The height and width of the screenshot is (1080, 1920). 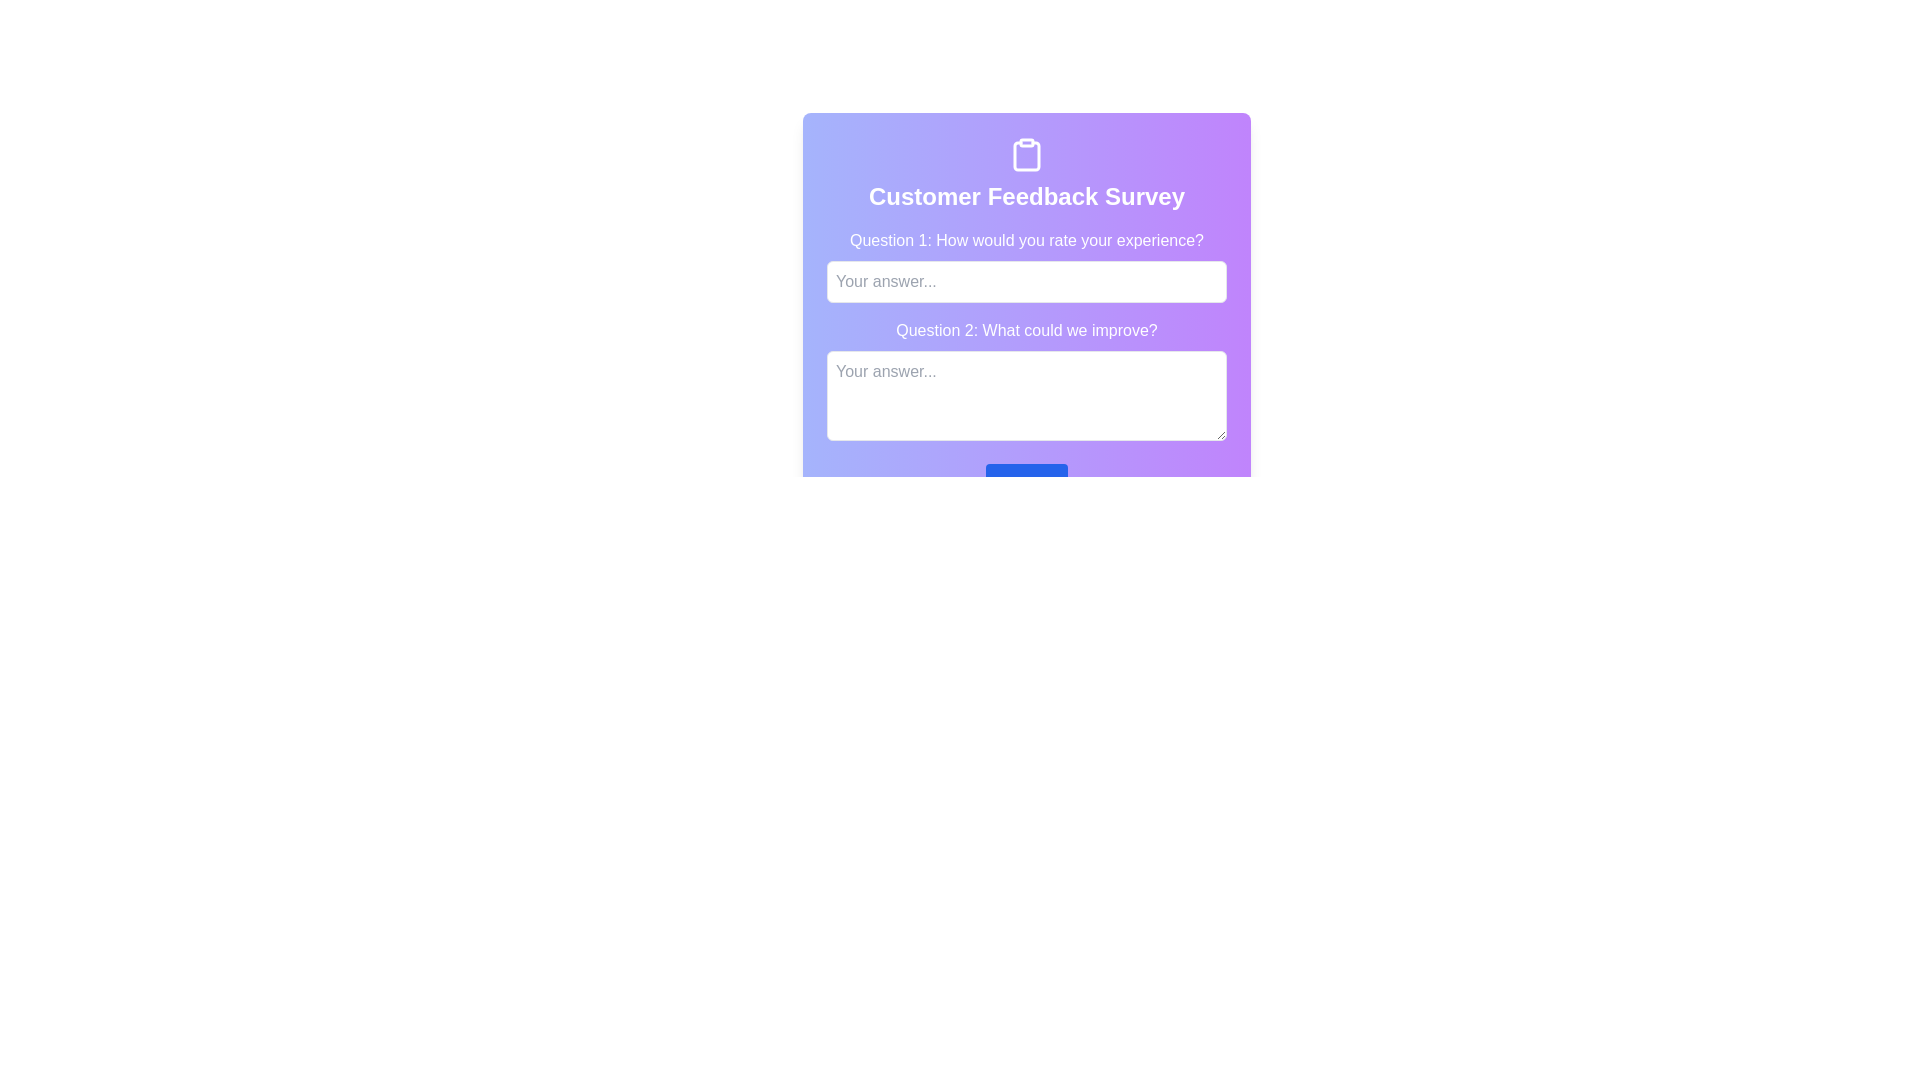 What do you see at coordinates (1027, 239) in the screenshot?
I see `the textual element displaying 'Question 1: How would you rate your experience?' which is styled with a white font color and positioned at the top of the survey form` at bounding box center [1027, 239].